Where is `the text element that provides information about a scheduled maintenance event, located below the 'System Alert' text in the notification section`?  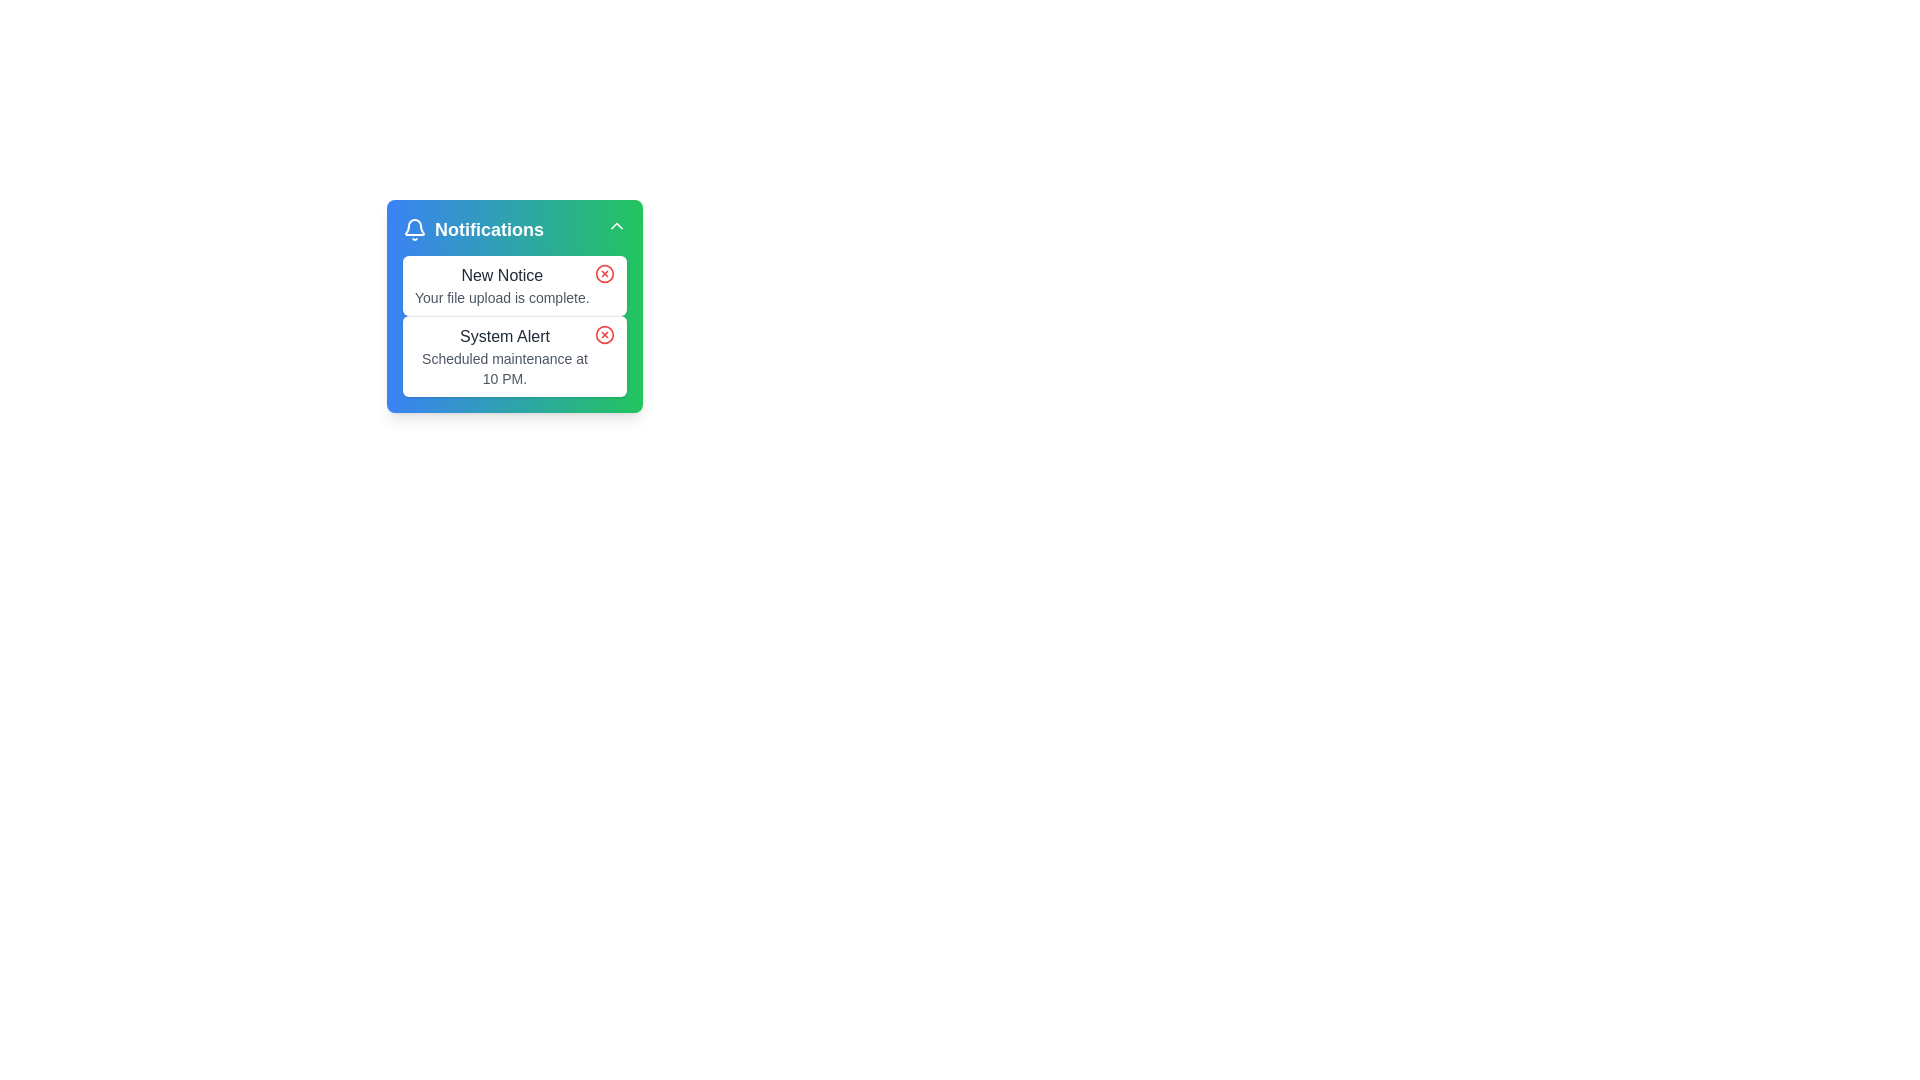 the text element that provides information about a scheduled maintenance event, located below the 'System Alert' text in the notification section is located at coordinates (504, 369).